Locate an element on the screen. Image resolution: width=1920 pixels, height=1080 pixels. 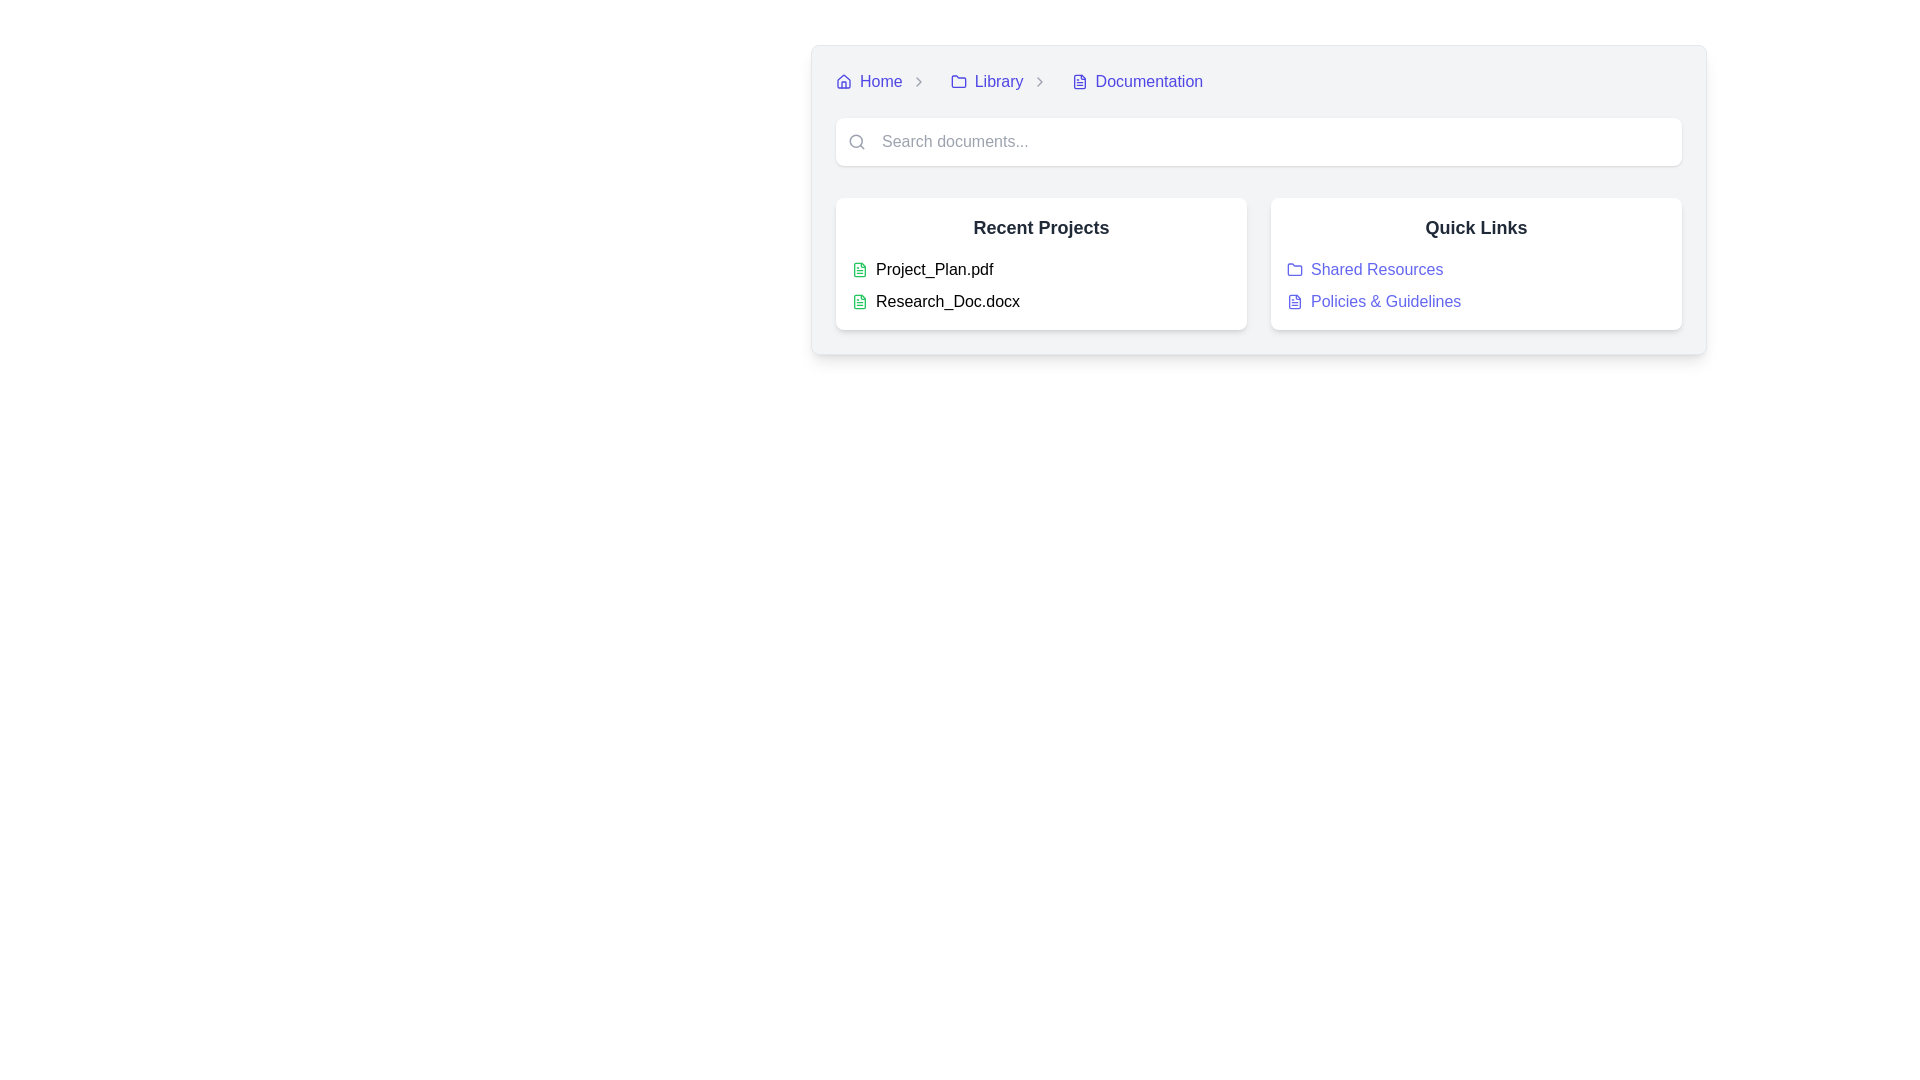
the document icon in the navigation toolbar is located at coordinates (1078, 80).